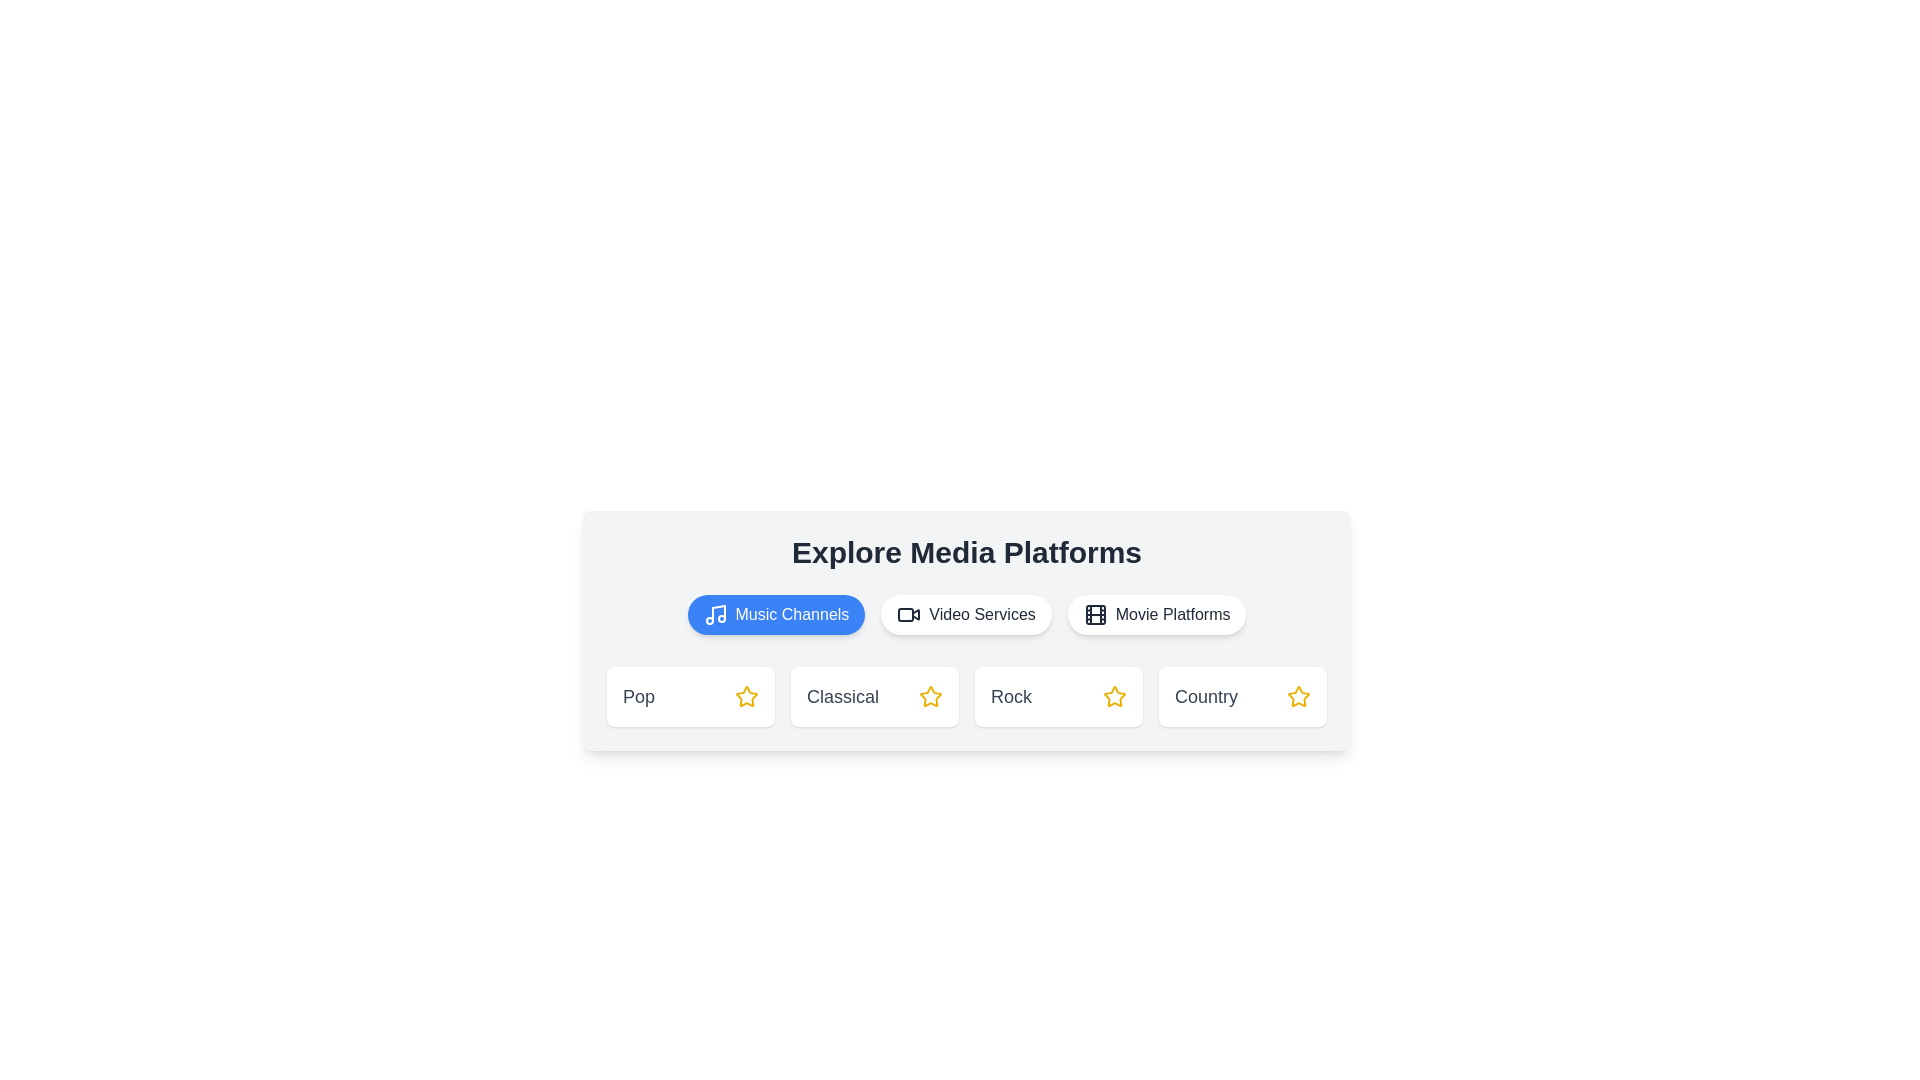  What do you see at coordinates (966, 613) in the screenshot?
I see `the button that activates video services, situated between 'Music Channels' and 'Movie Platforms'` at bounding box center [966, 613].